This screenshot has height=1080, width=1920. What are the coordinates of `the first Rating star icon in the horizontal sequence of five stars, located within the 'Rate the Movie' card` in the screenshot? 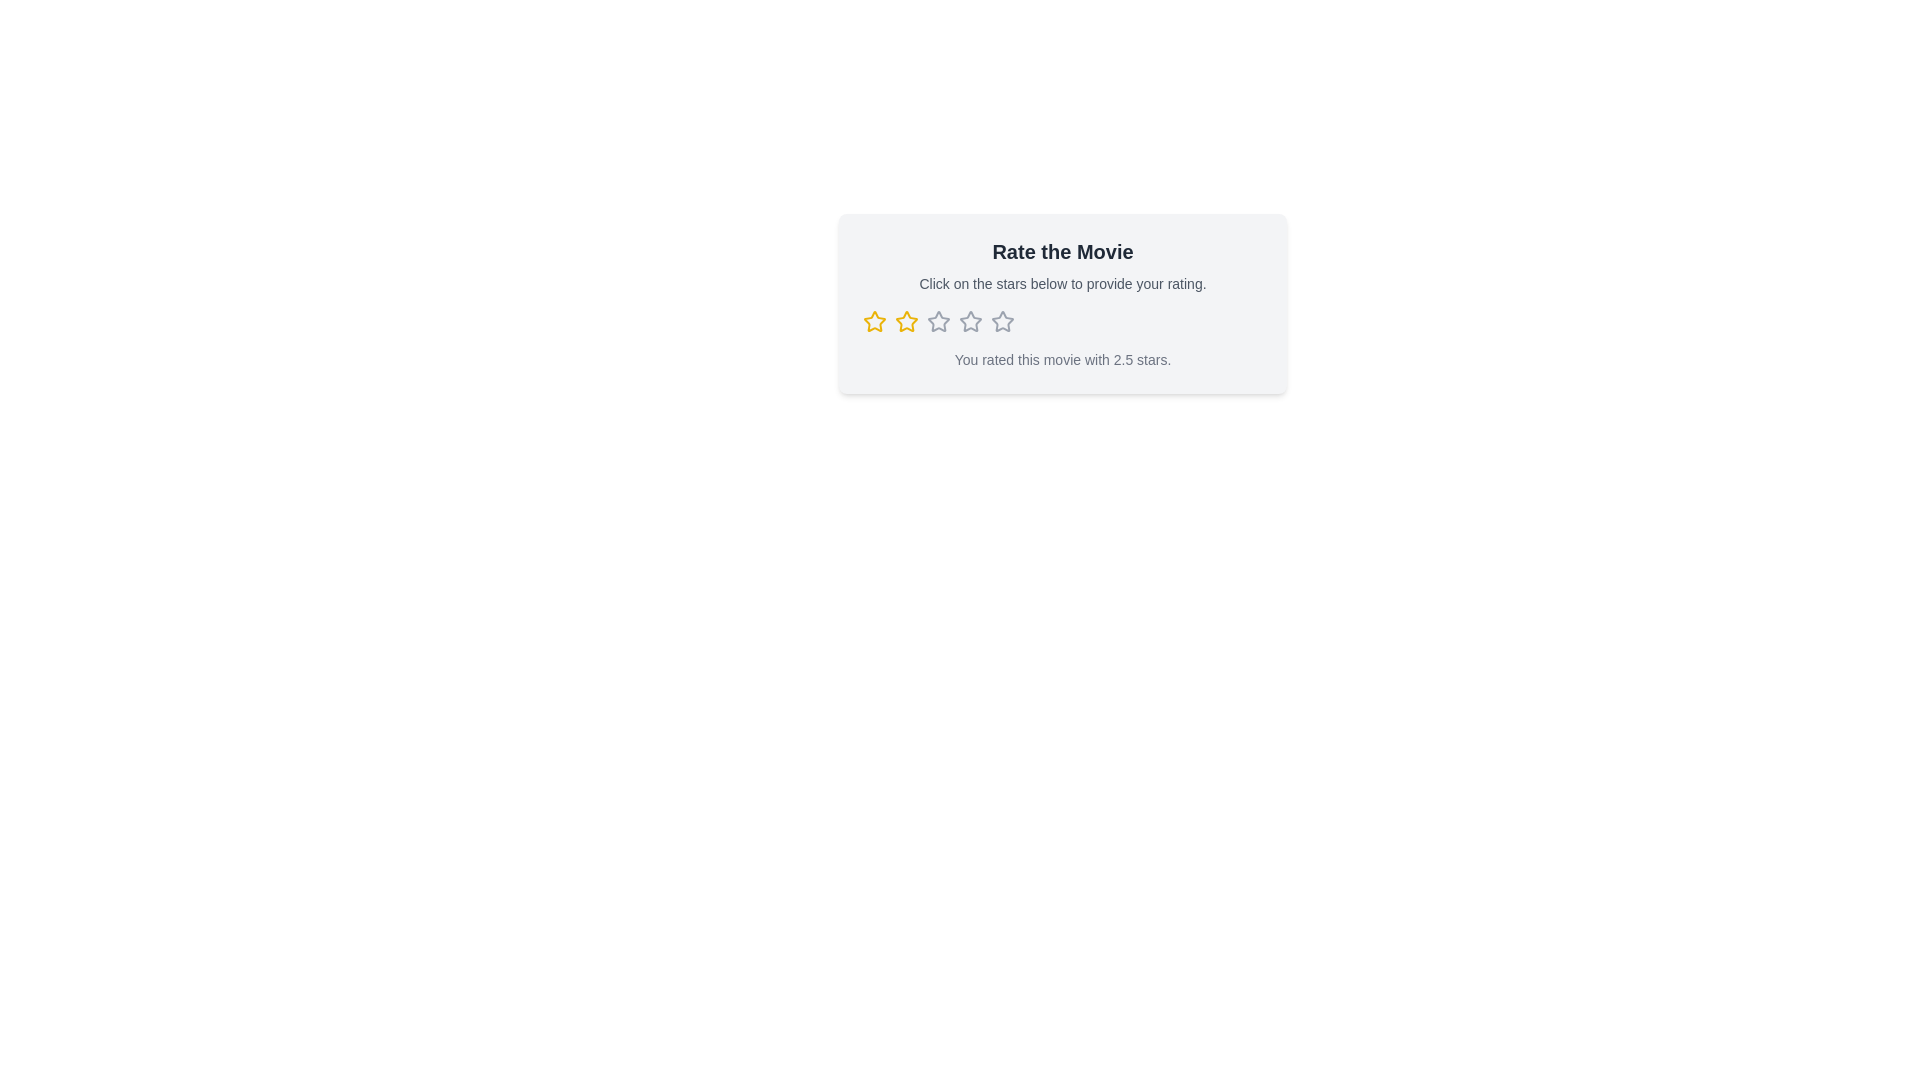 It's located at (874, 320).